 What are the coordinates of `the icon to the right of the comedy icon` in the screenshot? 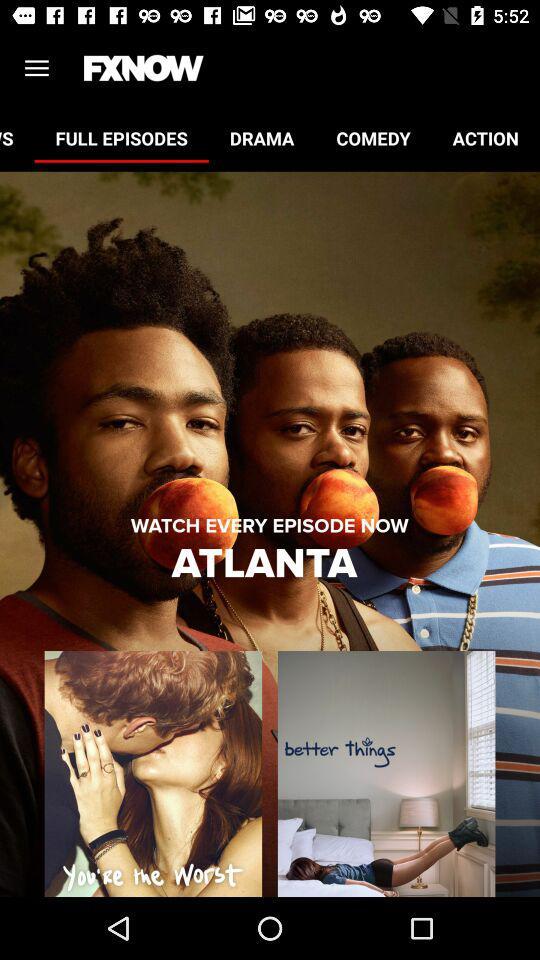 It's located at (484, 137).